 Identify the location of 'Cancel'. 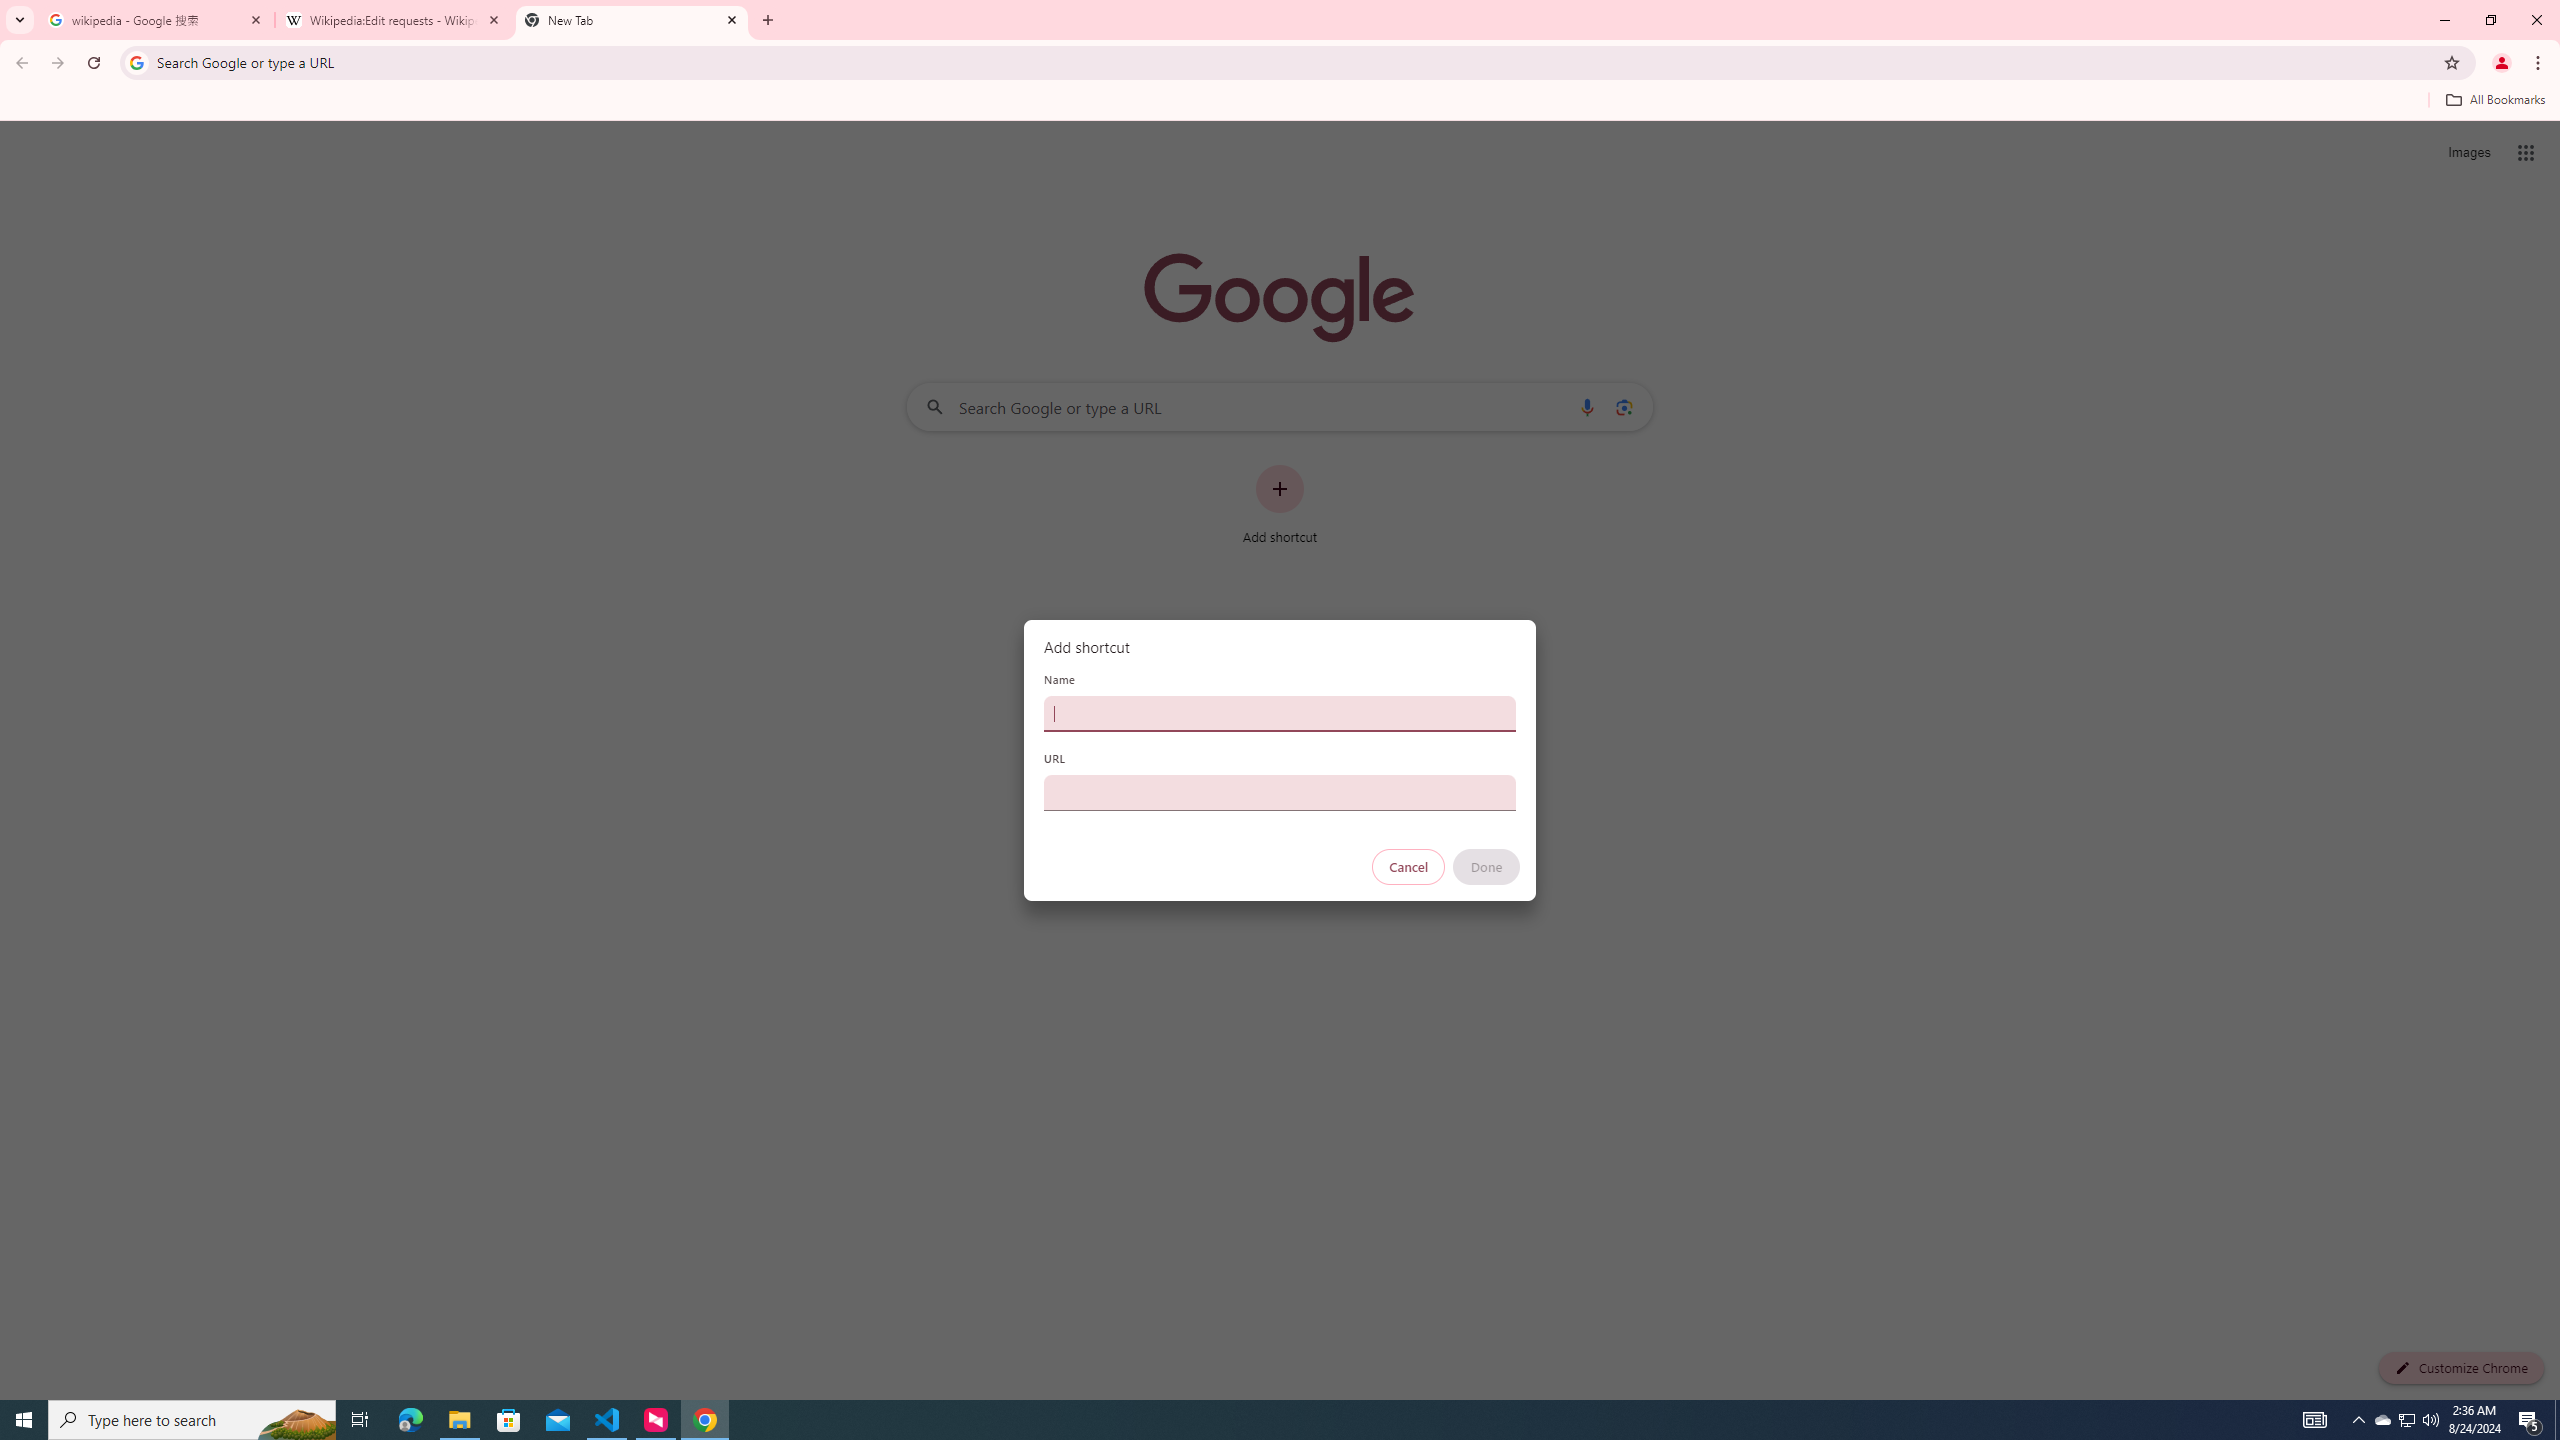
(1409, 866).